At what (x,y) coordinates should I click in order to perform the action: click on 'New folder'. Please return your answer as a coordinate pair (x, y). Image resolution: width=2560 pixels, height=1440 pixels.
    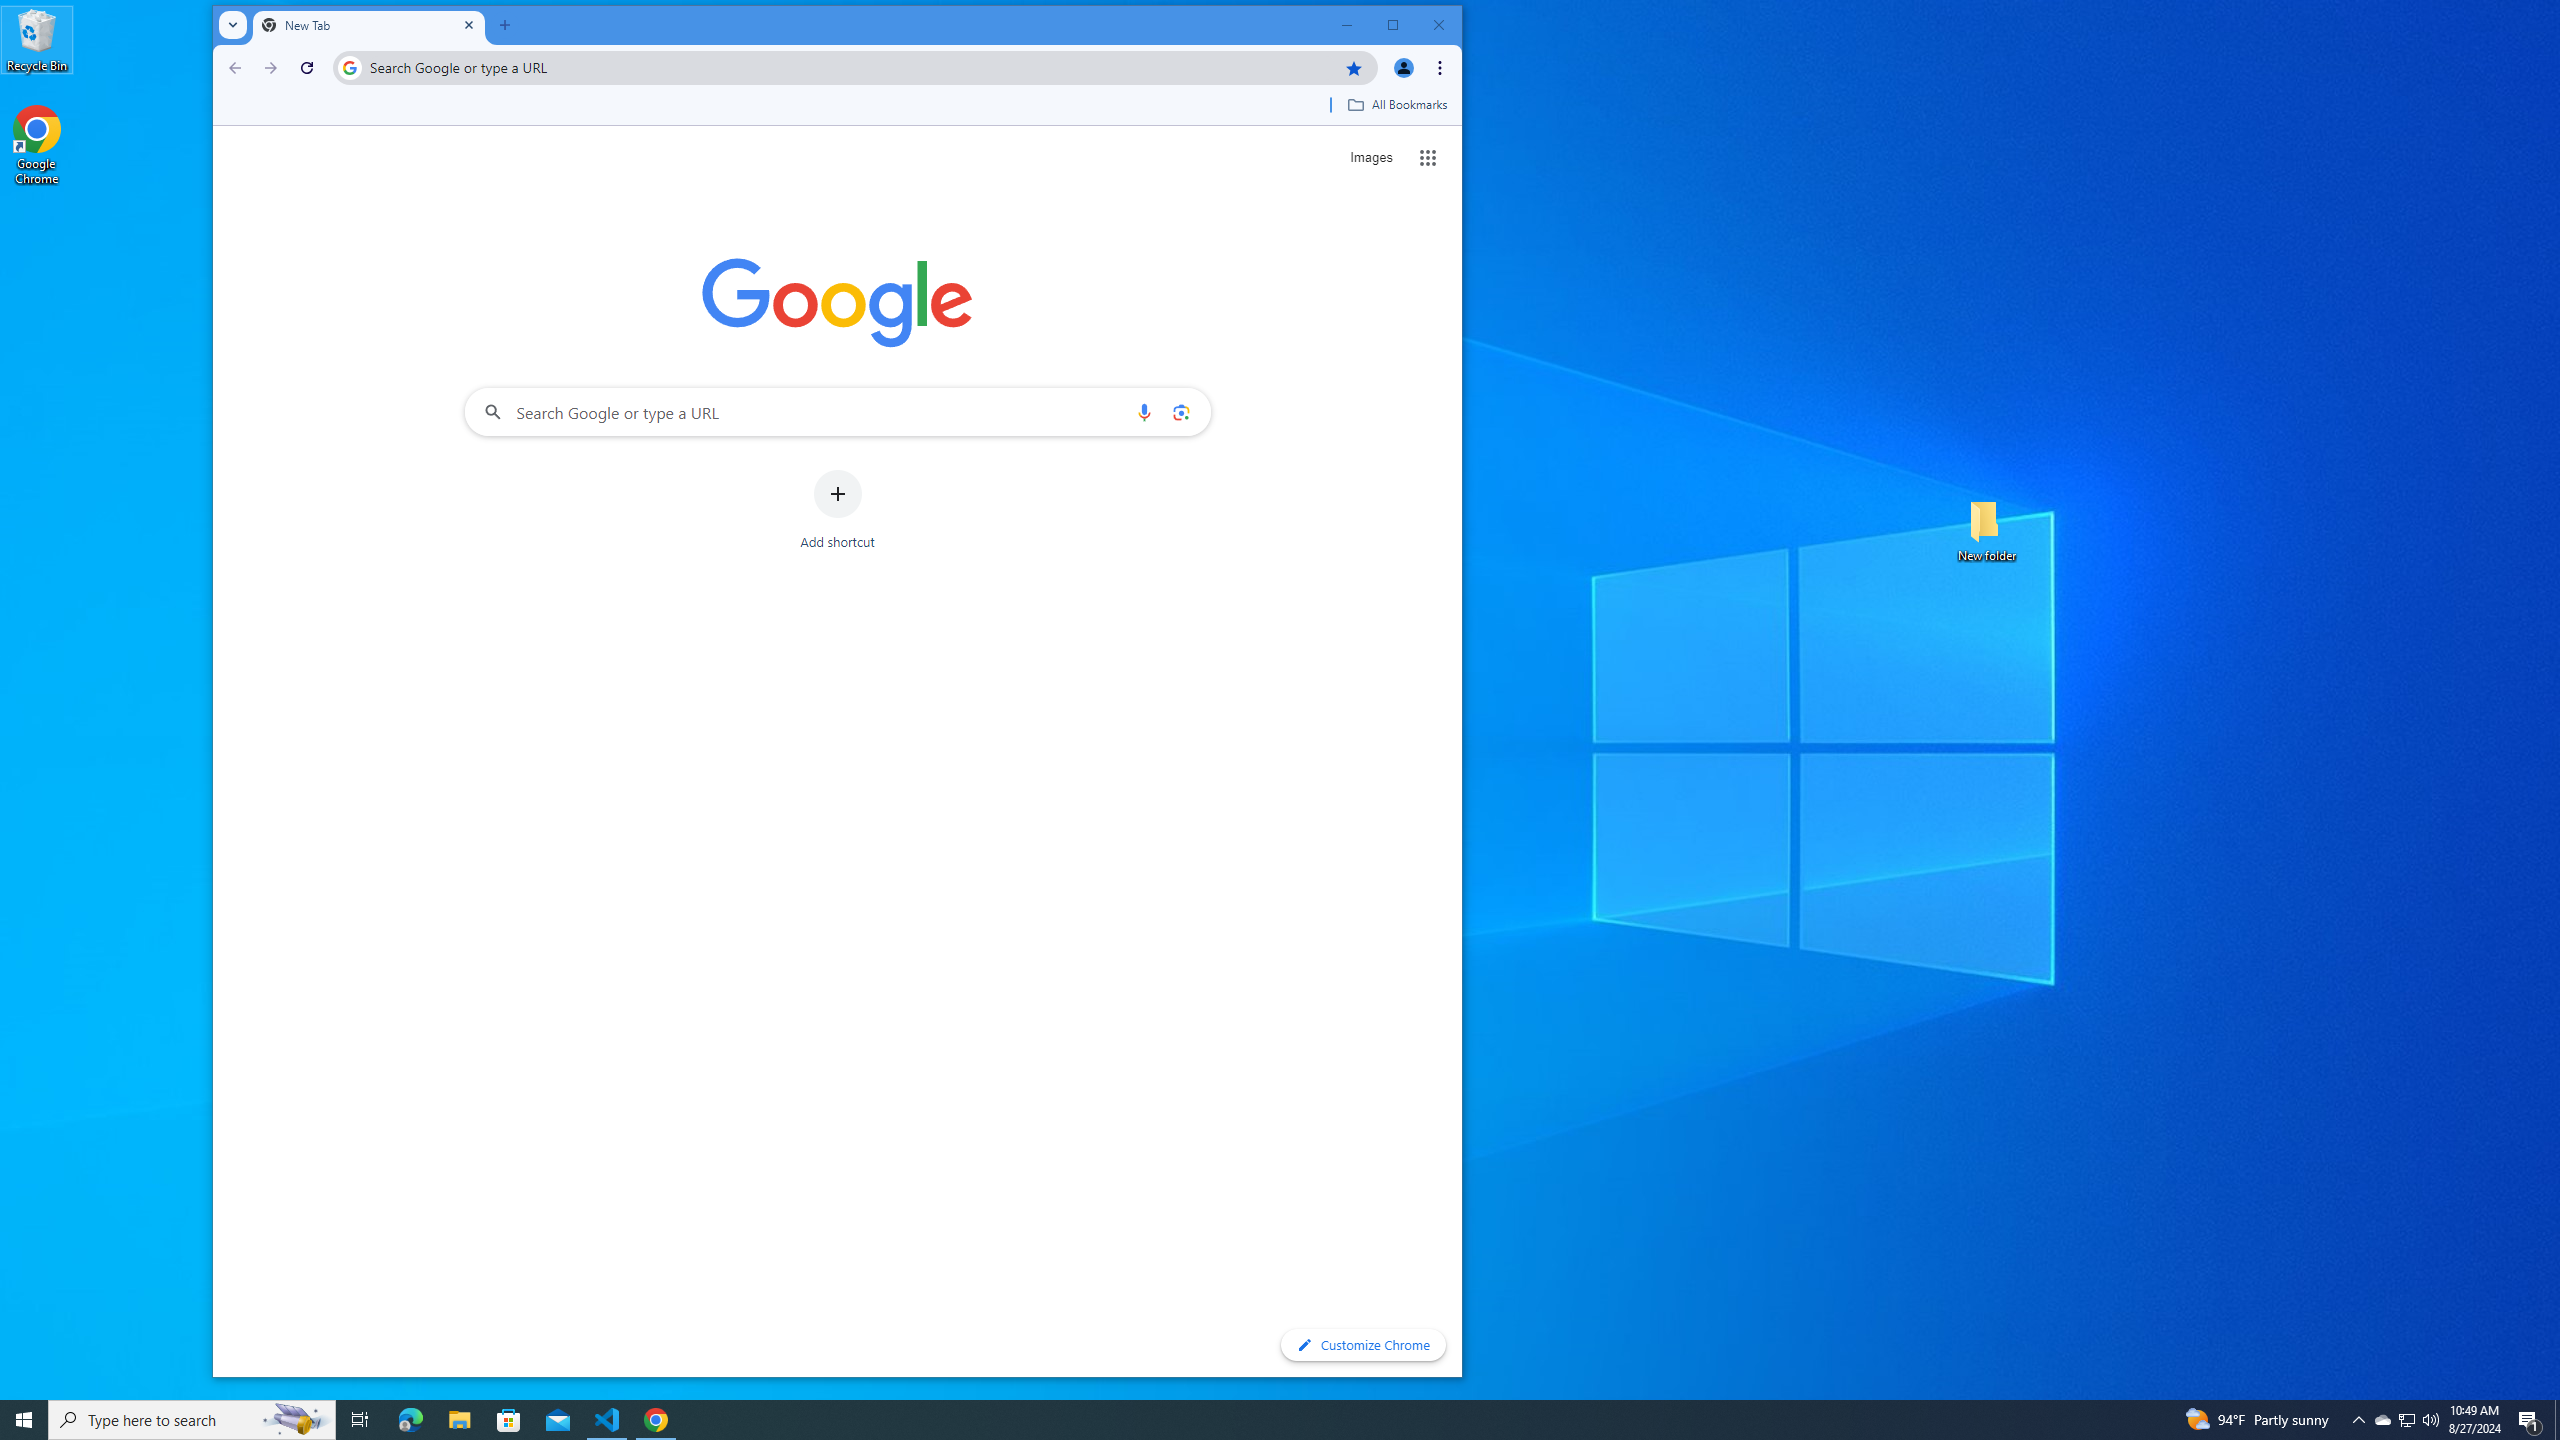
    Looking at the image, I should click on (1986, 528).